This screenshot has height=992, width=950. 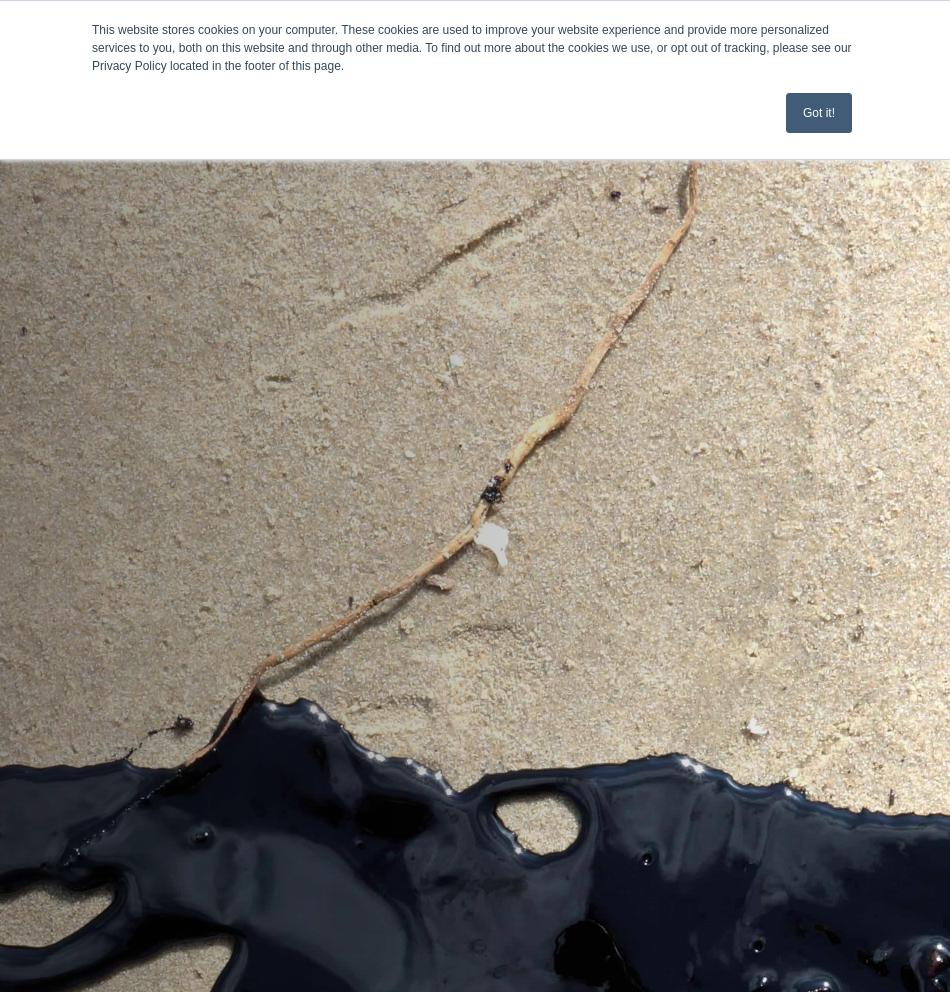 I want to click on 'Volunteer', so click(x=53, y=330).